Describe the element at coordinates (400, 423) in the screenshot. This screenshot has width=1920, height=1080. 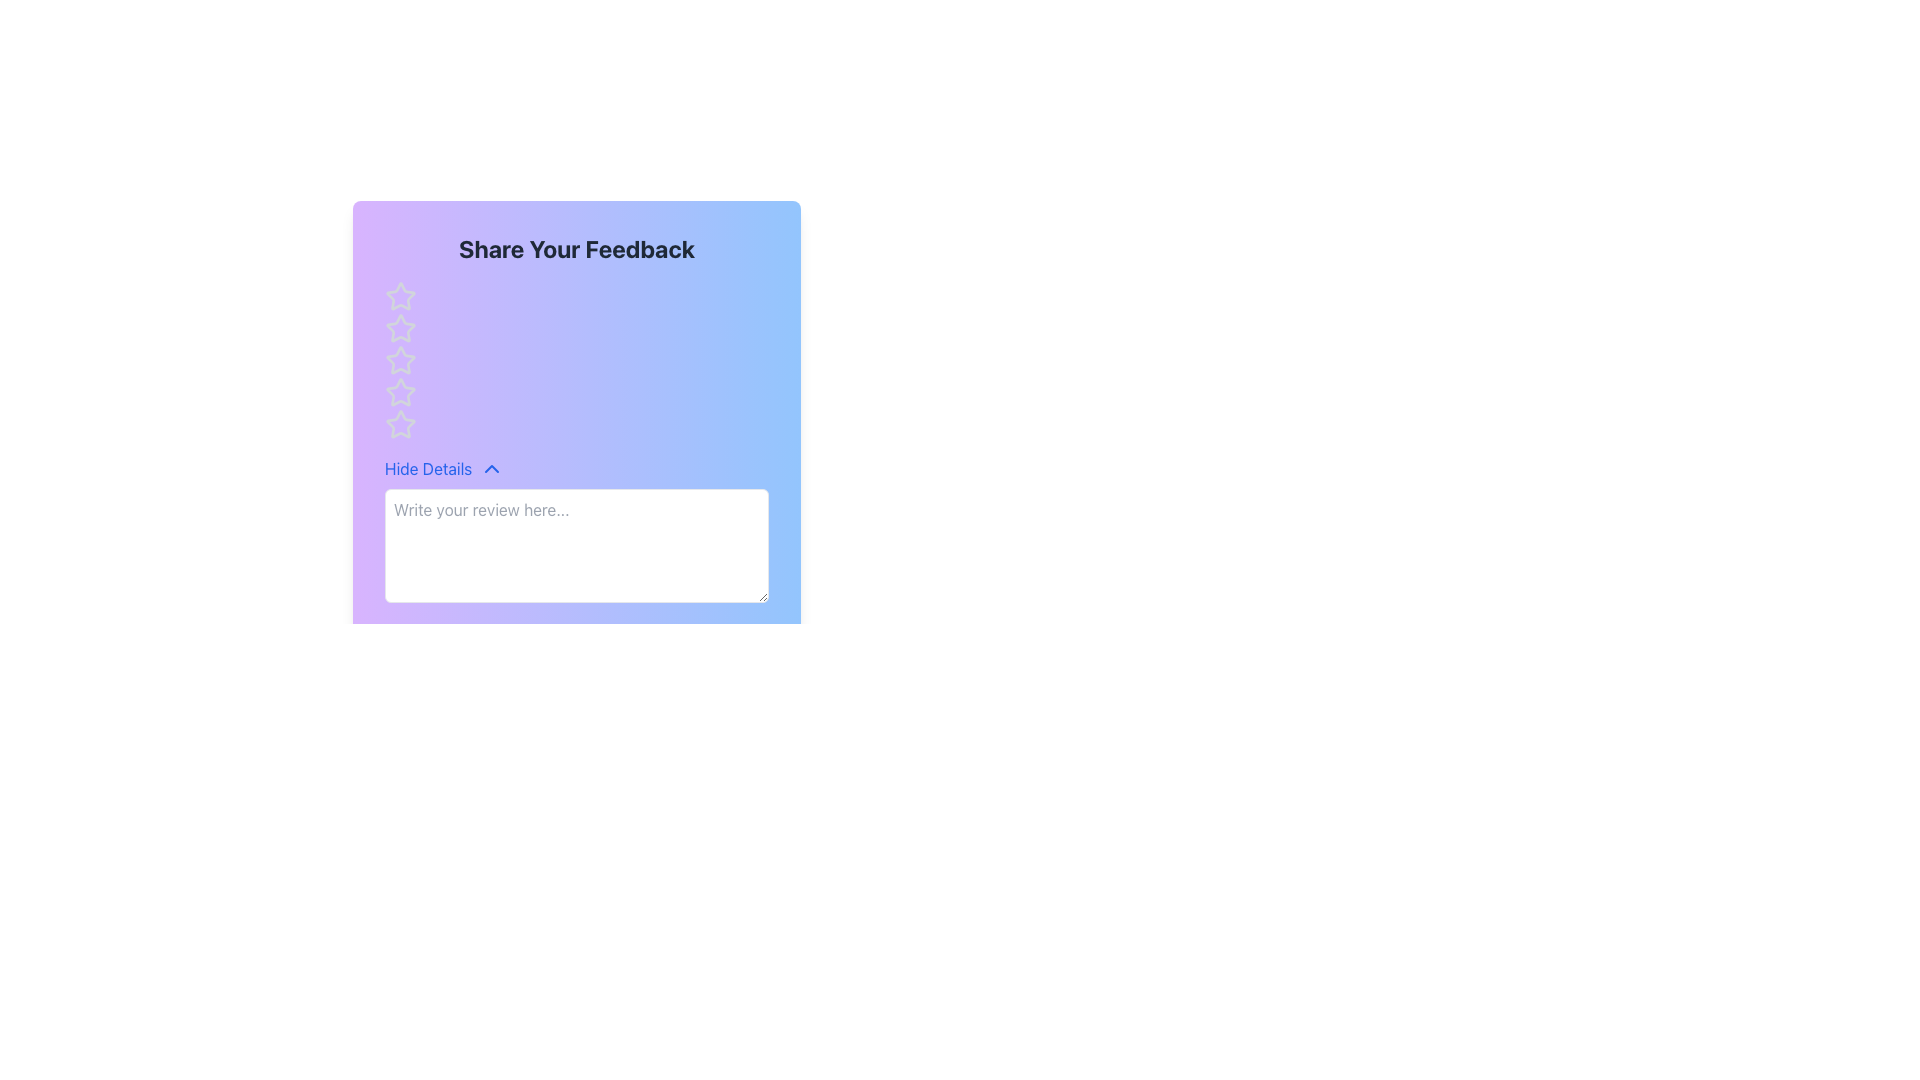
I see `the fourth star in the vertically aligned set of five star rating icons located in the upper left area of the feedback form` at that location.